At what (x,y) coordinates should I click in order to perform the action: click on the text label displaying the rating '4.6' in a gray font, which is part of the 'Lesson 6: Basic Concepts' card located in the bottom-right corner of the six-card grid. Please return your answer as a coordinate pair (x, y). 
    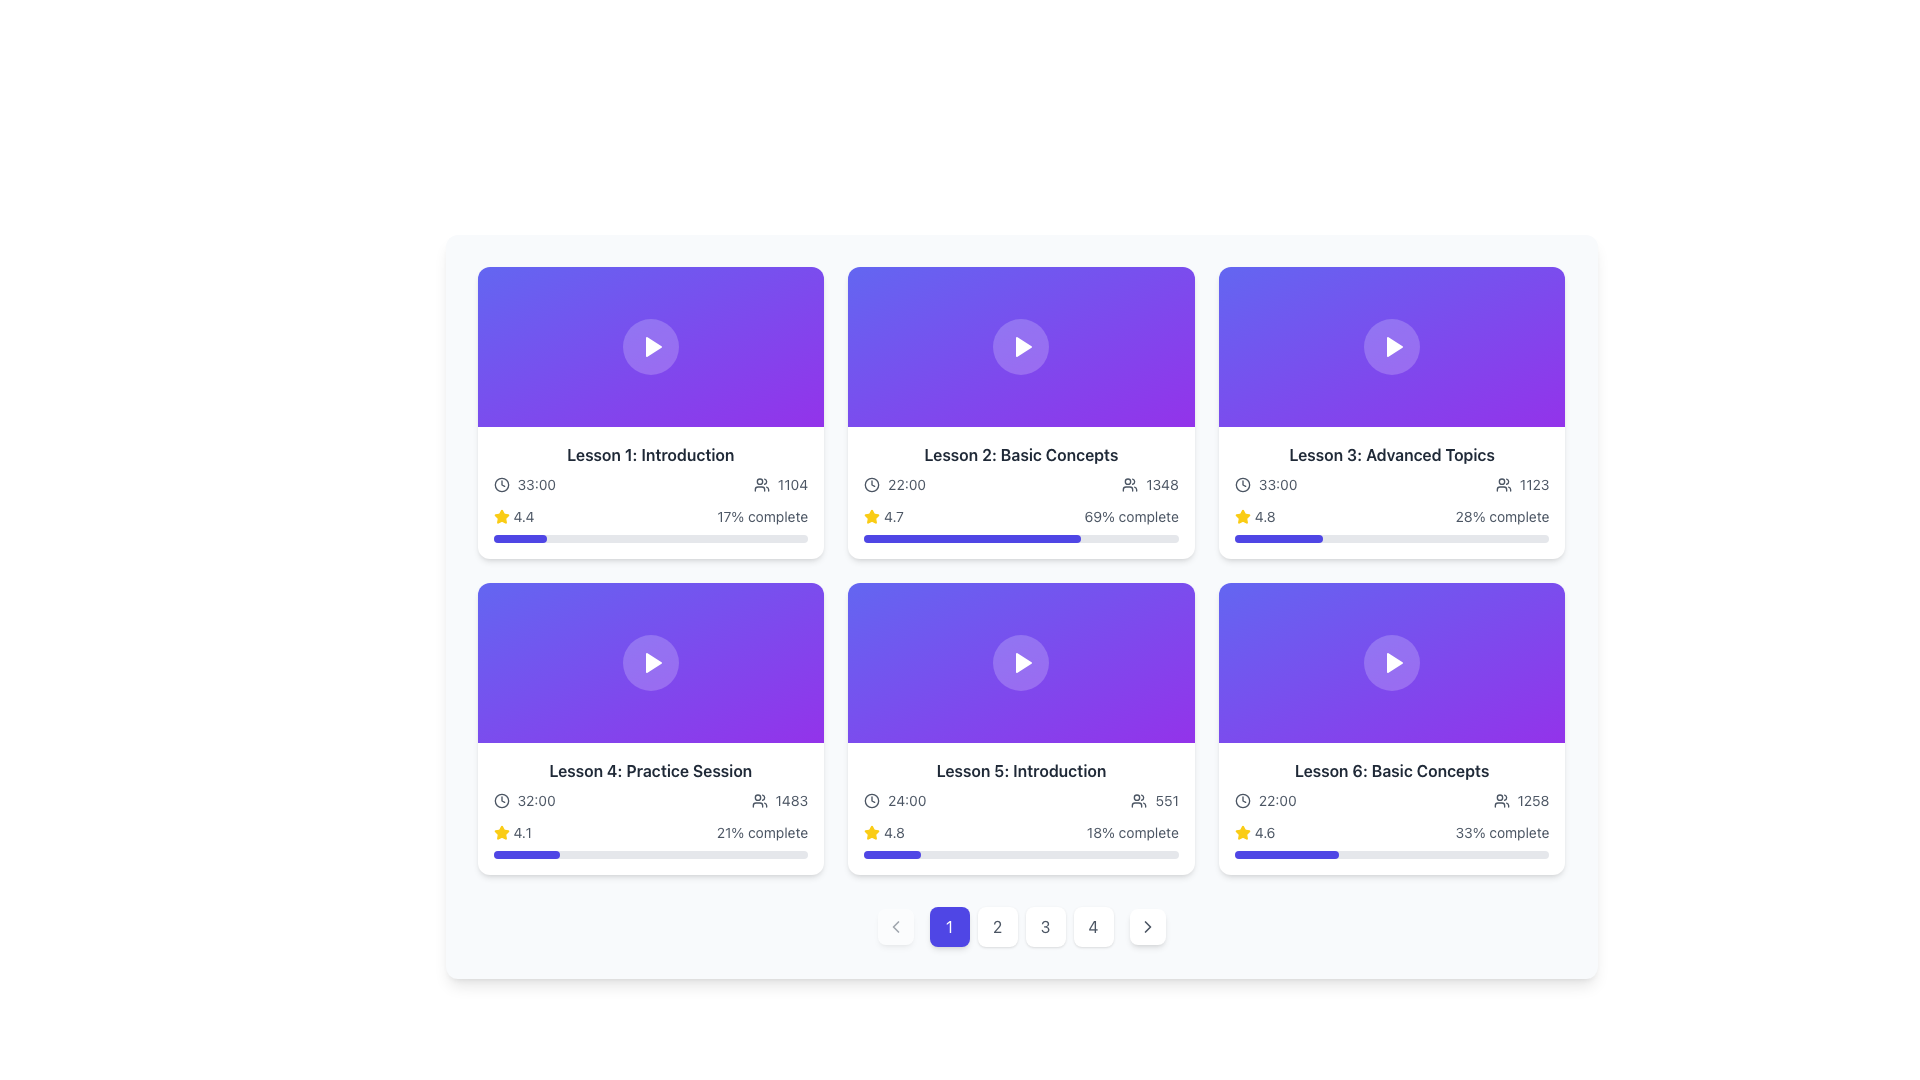
    Looking at the image, I should click on (1264, 833).